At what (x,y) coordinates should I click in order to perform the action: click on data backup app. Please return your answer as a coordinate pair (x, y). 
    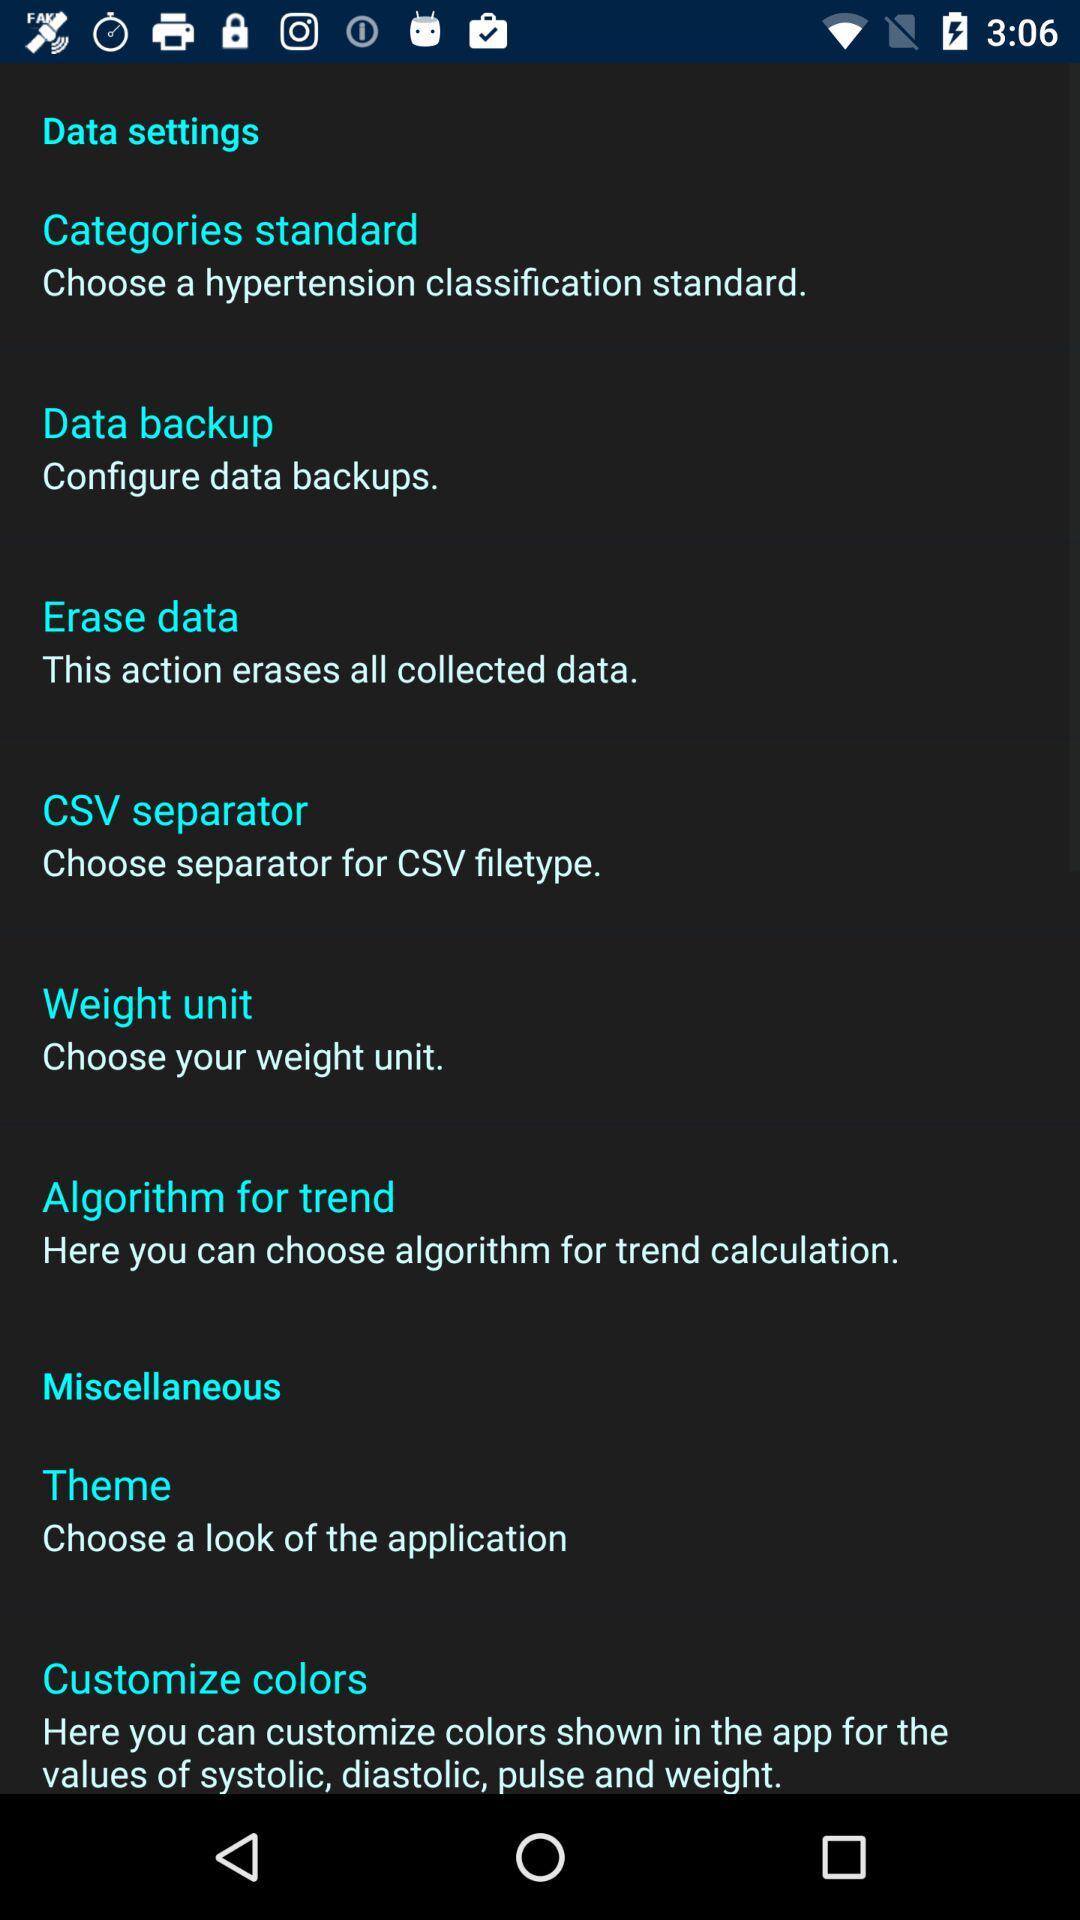
    Looking at the image, I should click on (156, 420).